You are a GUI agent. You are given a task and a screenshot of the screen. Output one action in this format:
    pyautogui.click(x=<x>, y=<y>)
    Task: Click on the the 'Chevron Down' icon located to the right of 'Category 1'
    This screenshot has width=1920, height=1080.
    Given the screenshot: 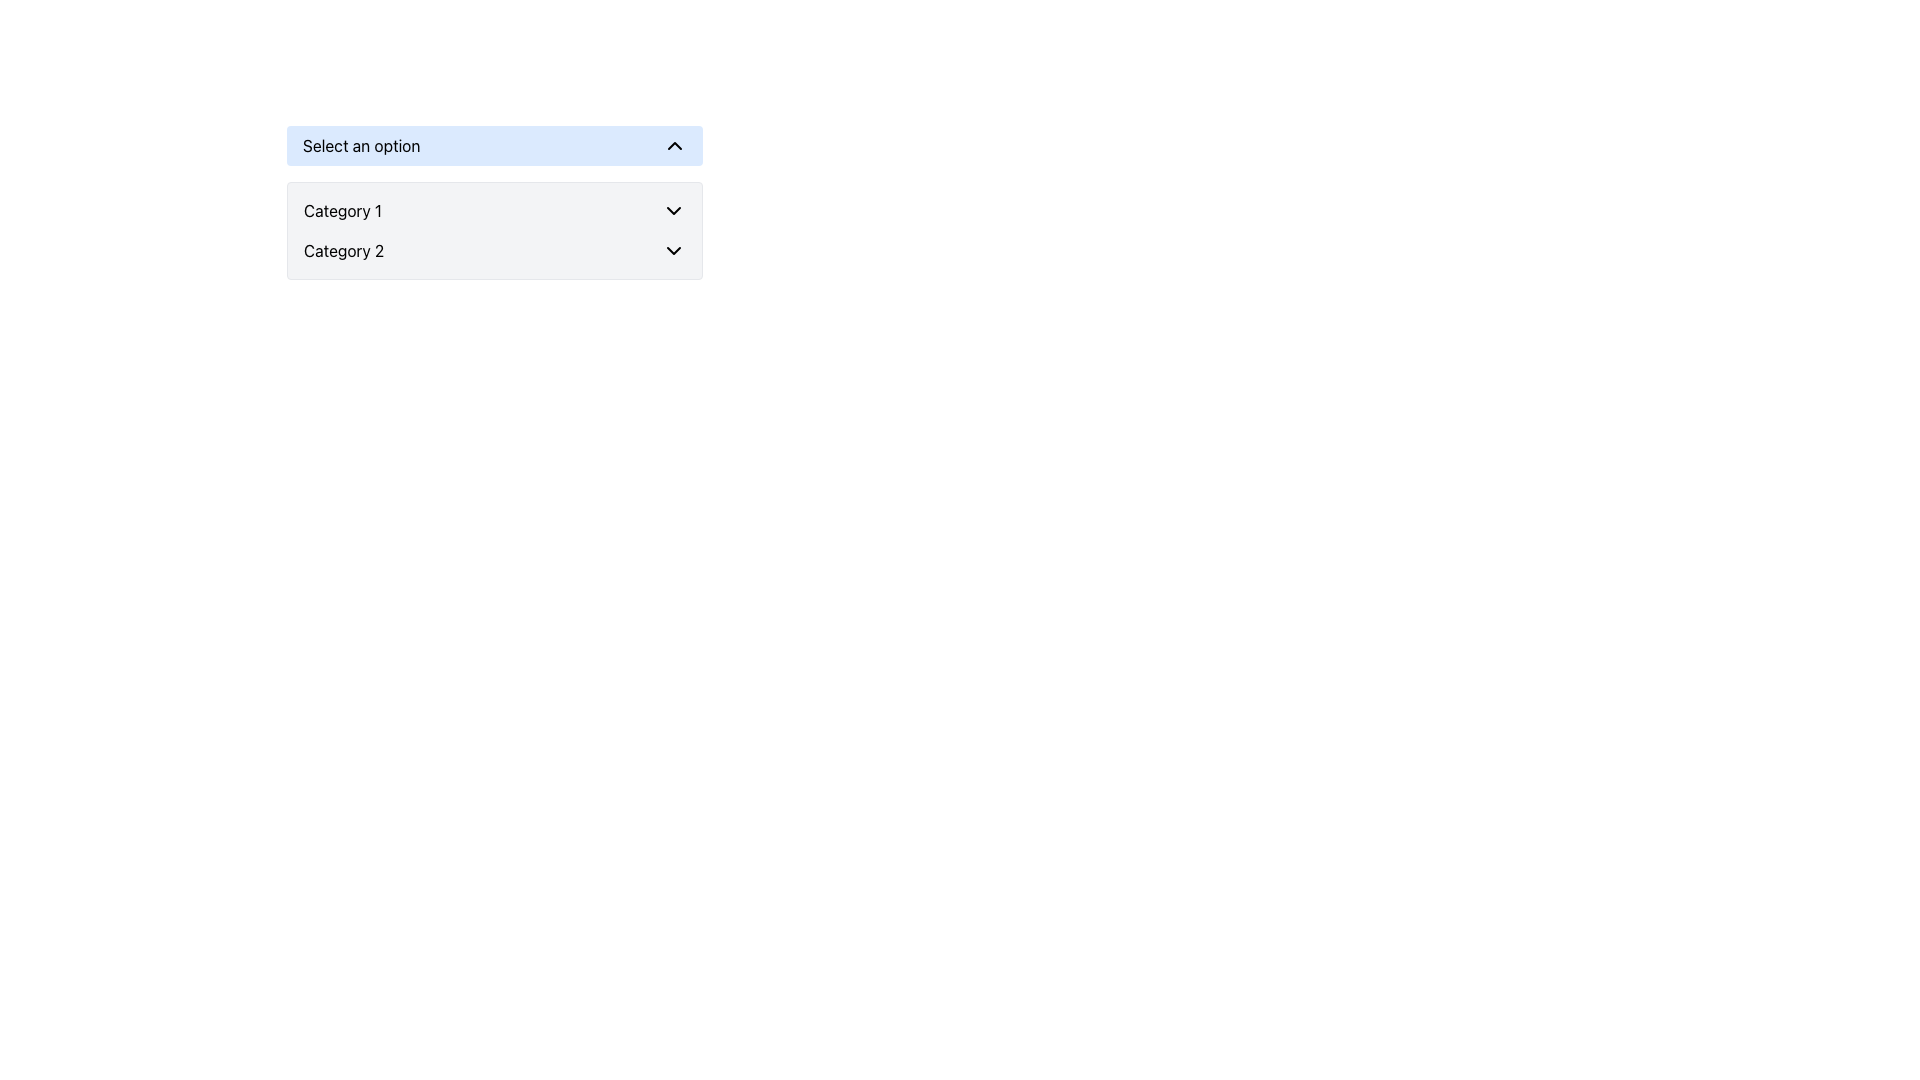 What is the action you would take?
    pyautogui.click(x=673, y=211)
    